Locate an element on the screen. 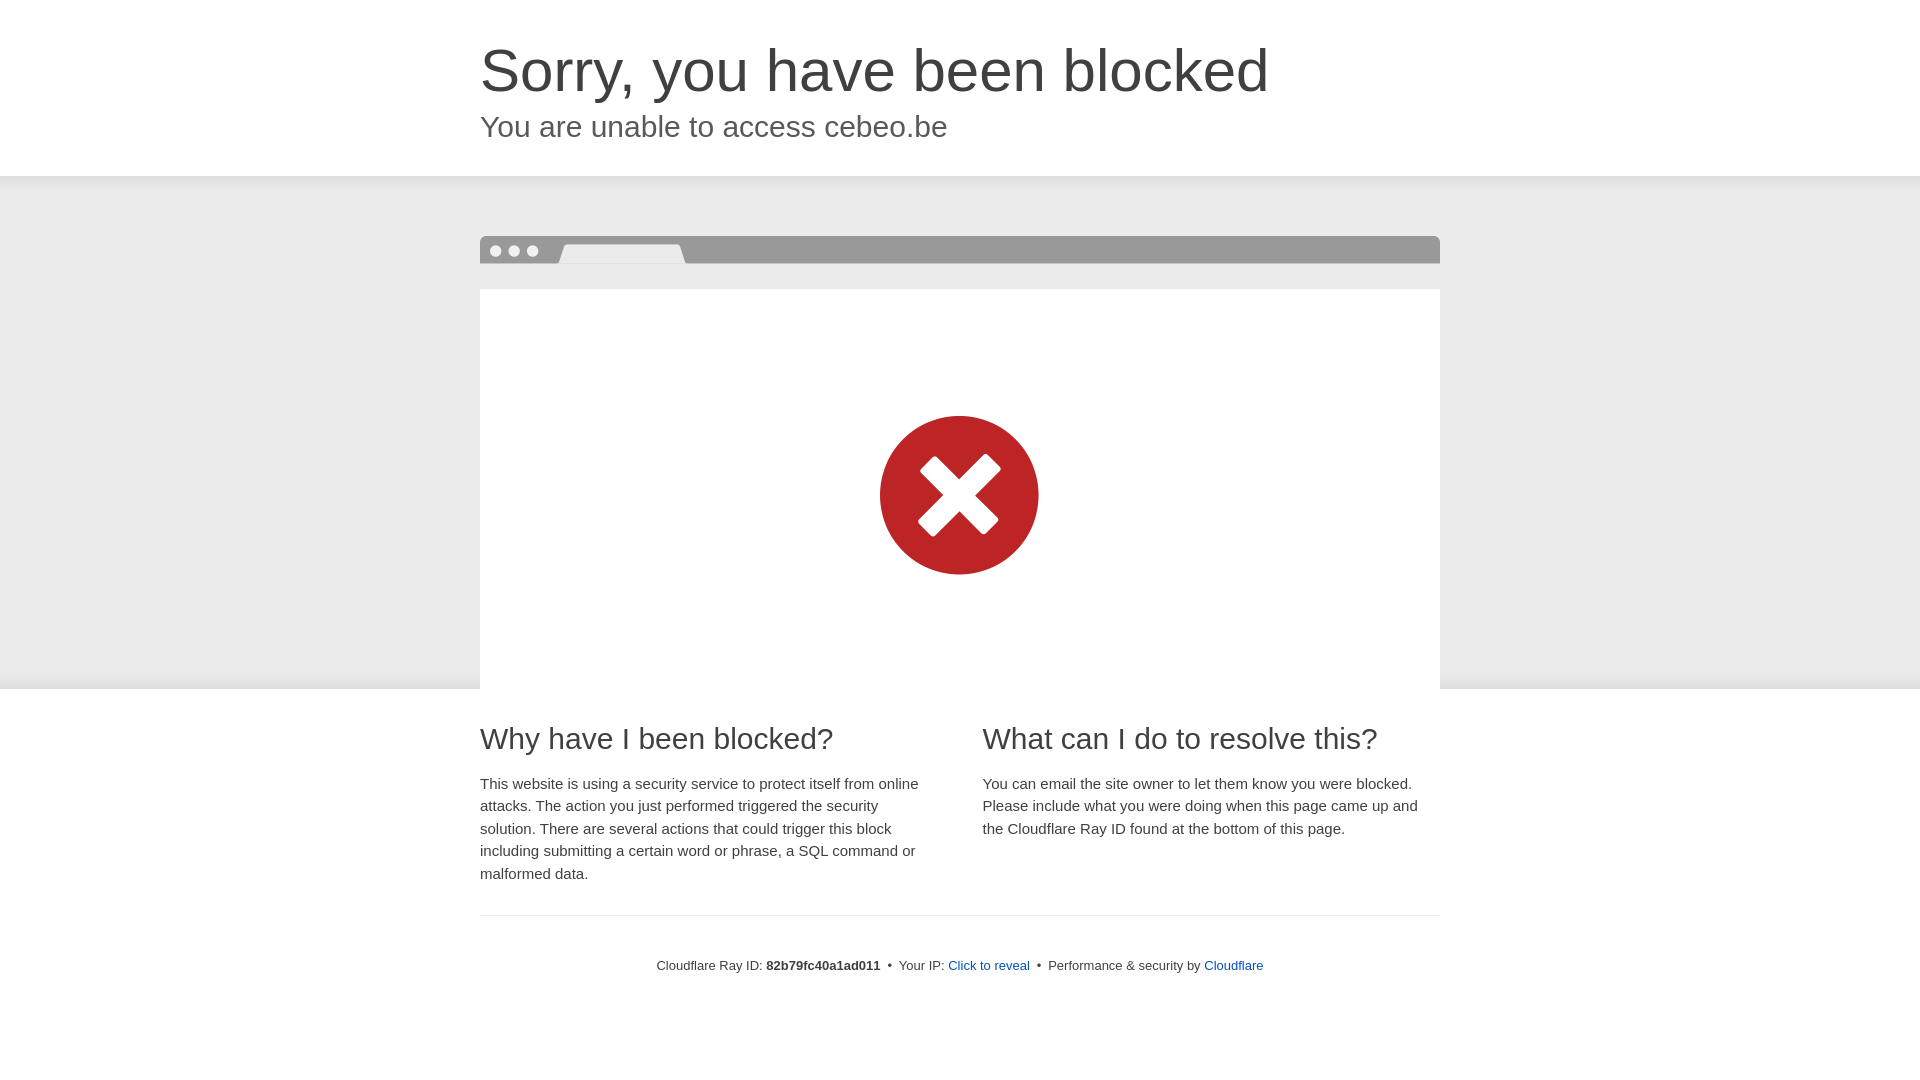  'Click to reveal' is located at coordinates (988, 964).